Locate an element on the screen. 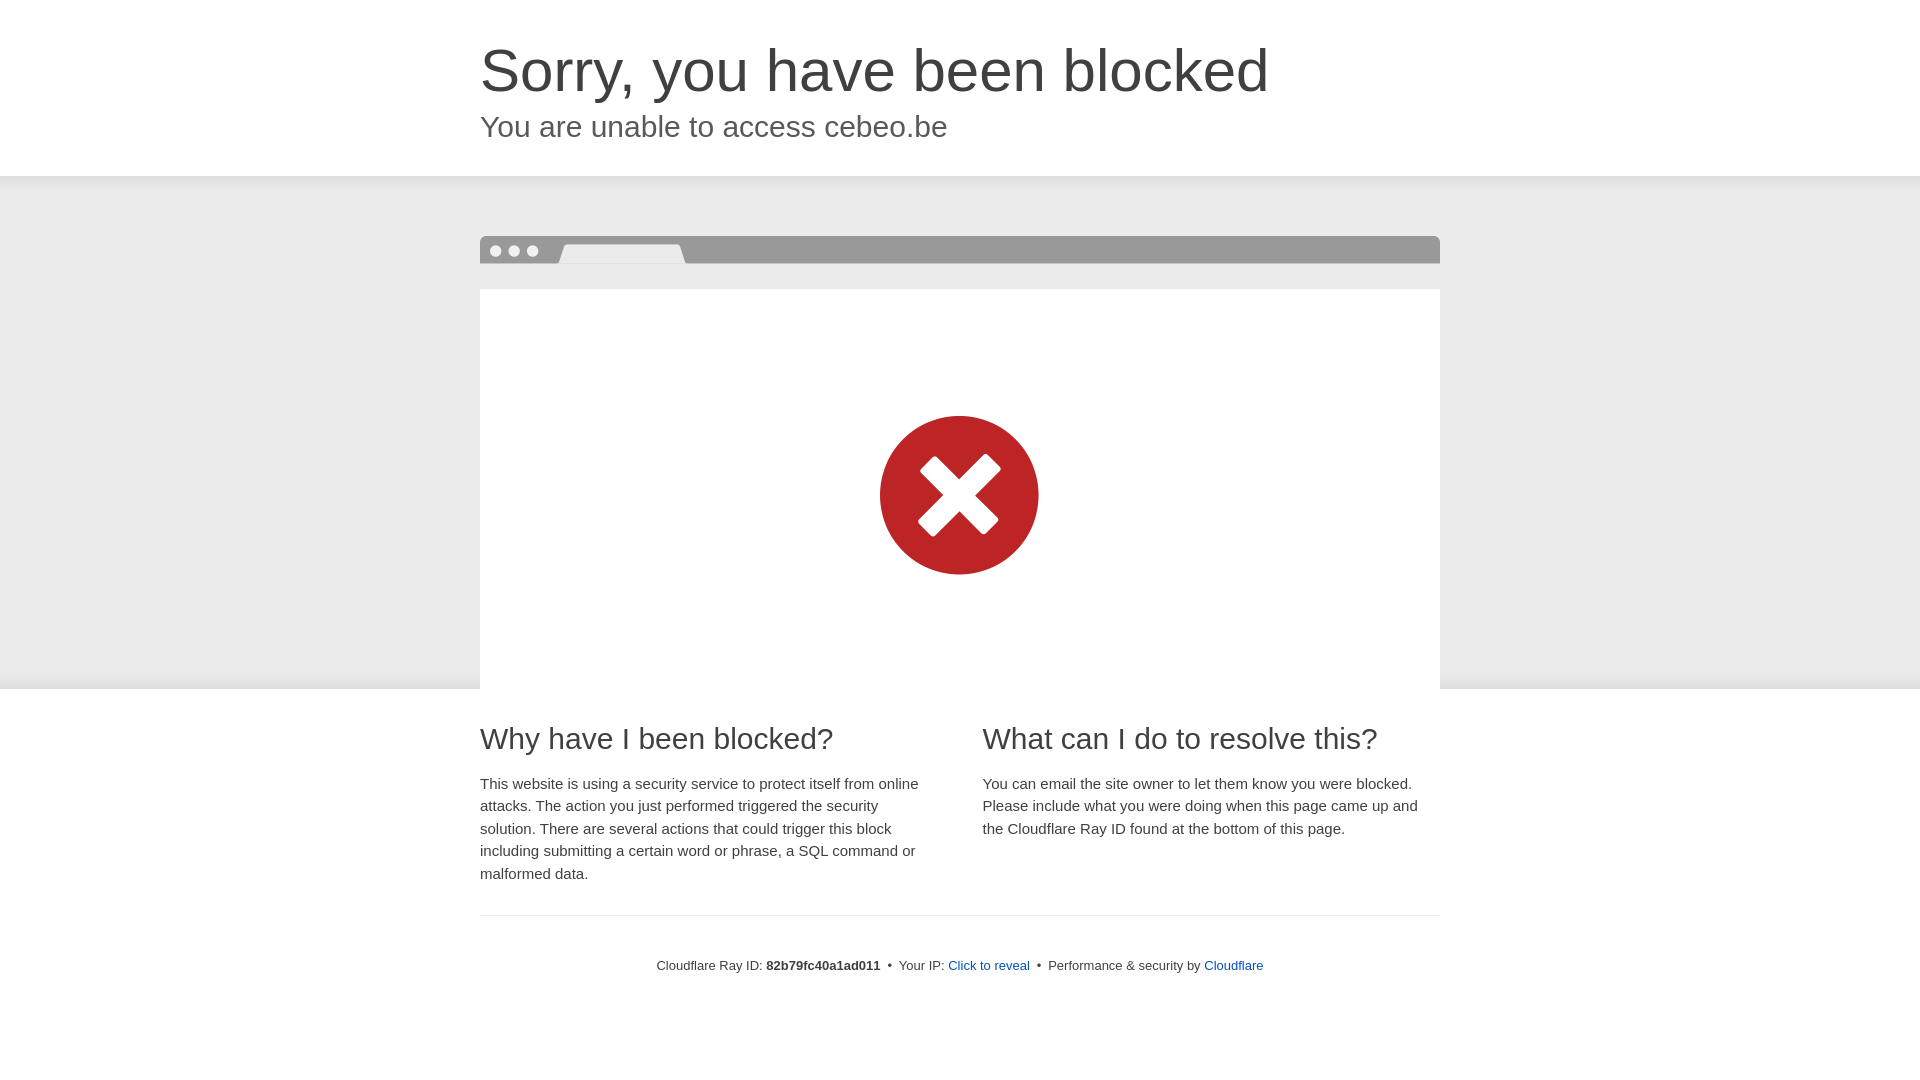  'Click to reveal' is located at coordinates (988, 964).